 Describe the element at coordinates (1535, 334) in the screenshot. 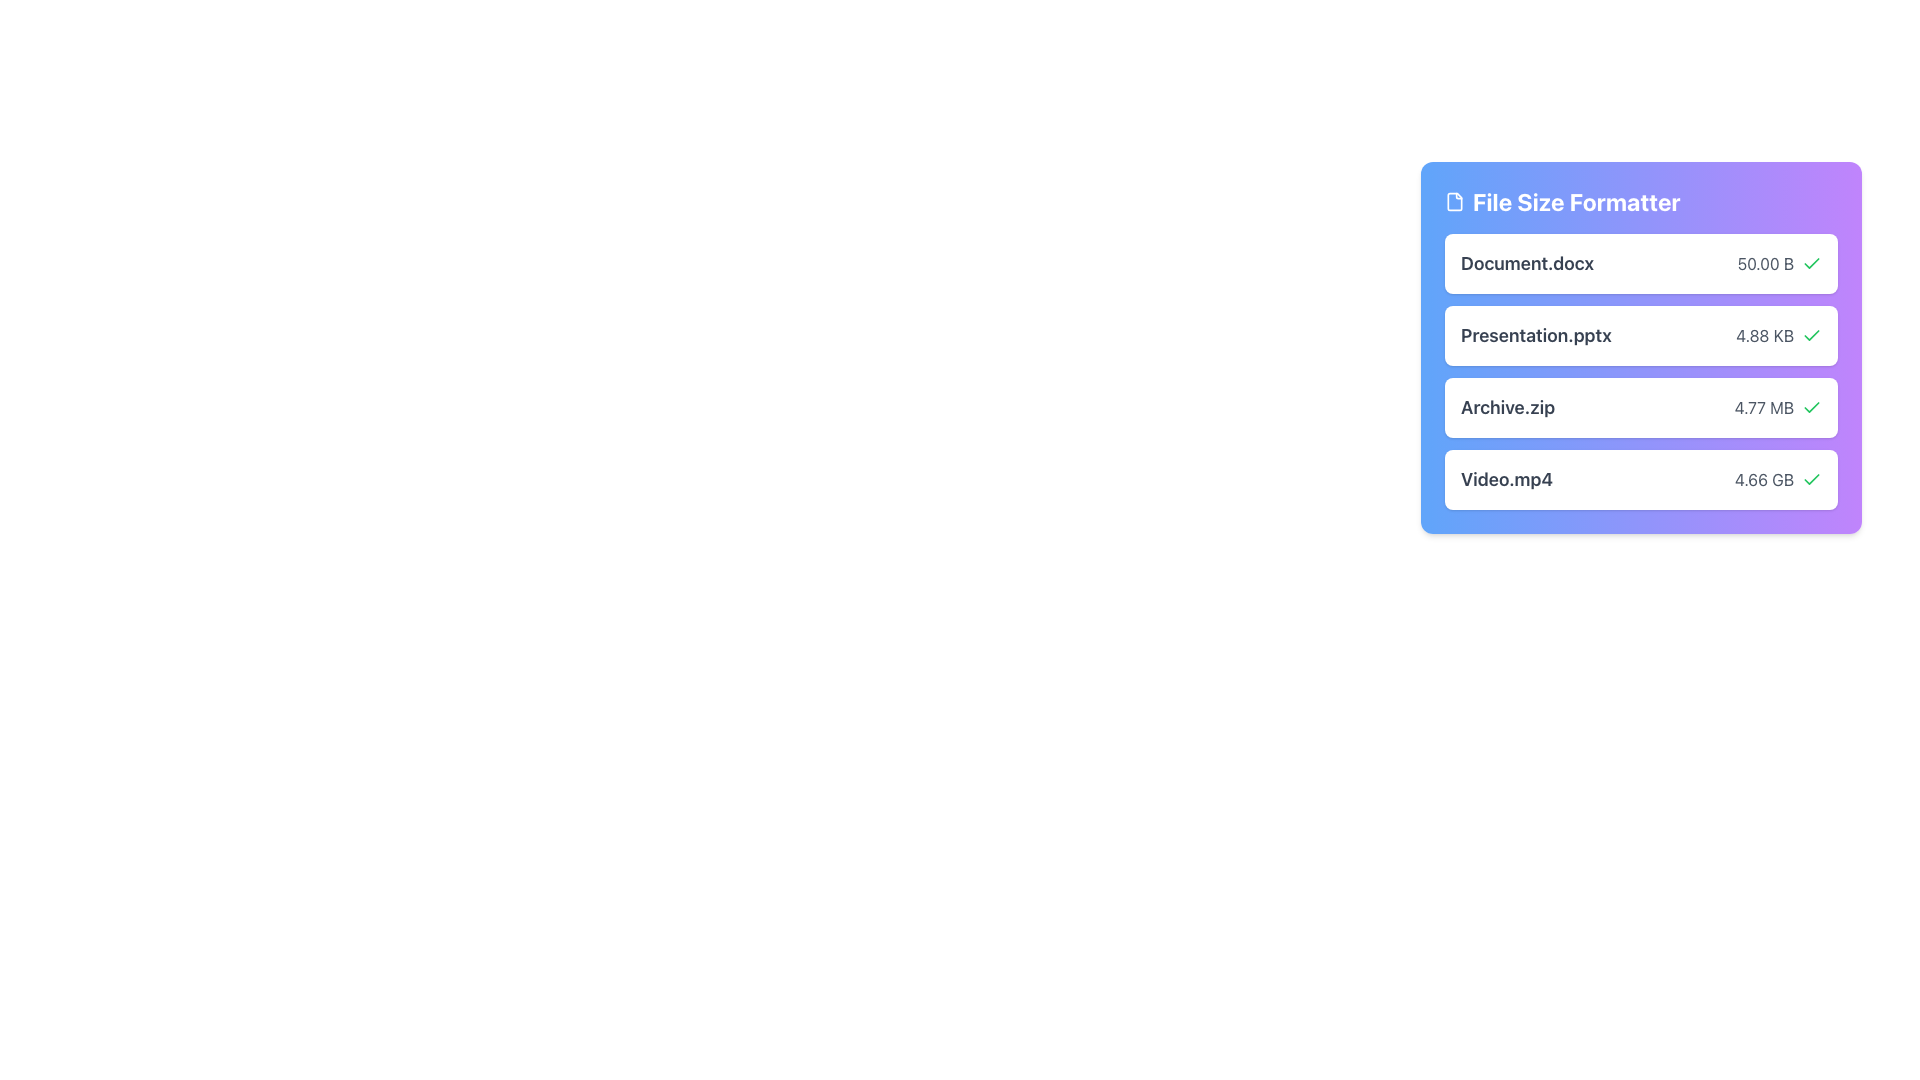

I see `text content of the filename label located in the second card of a vertically stacked list of four cards, positioned near the top of the card` at that location.